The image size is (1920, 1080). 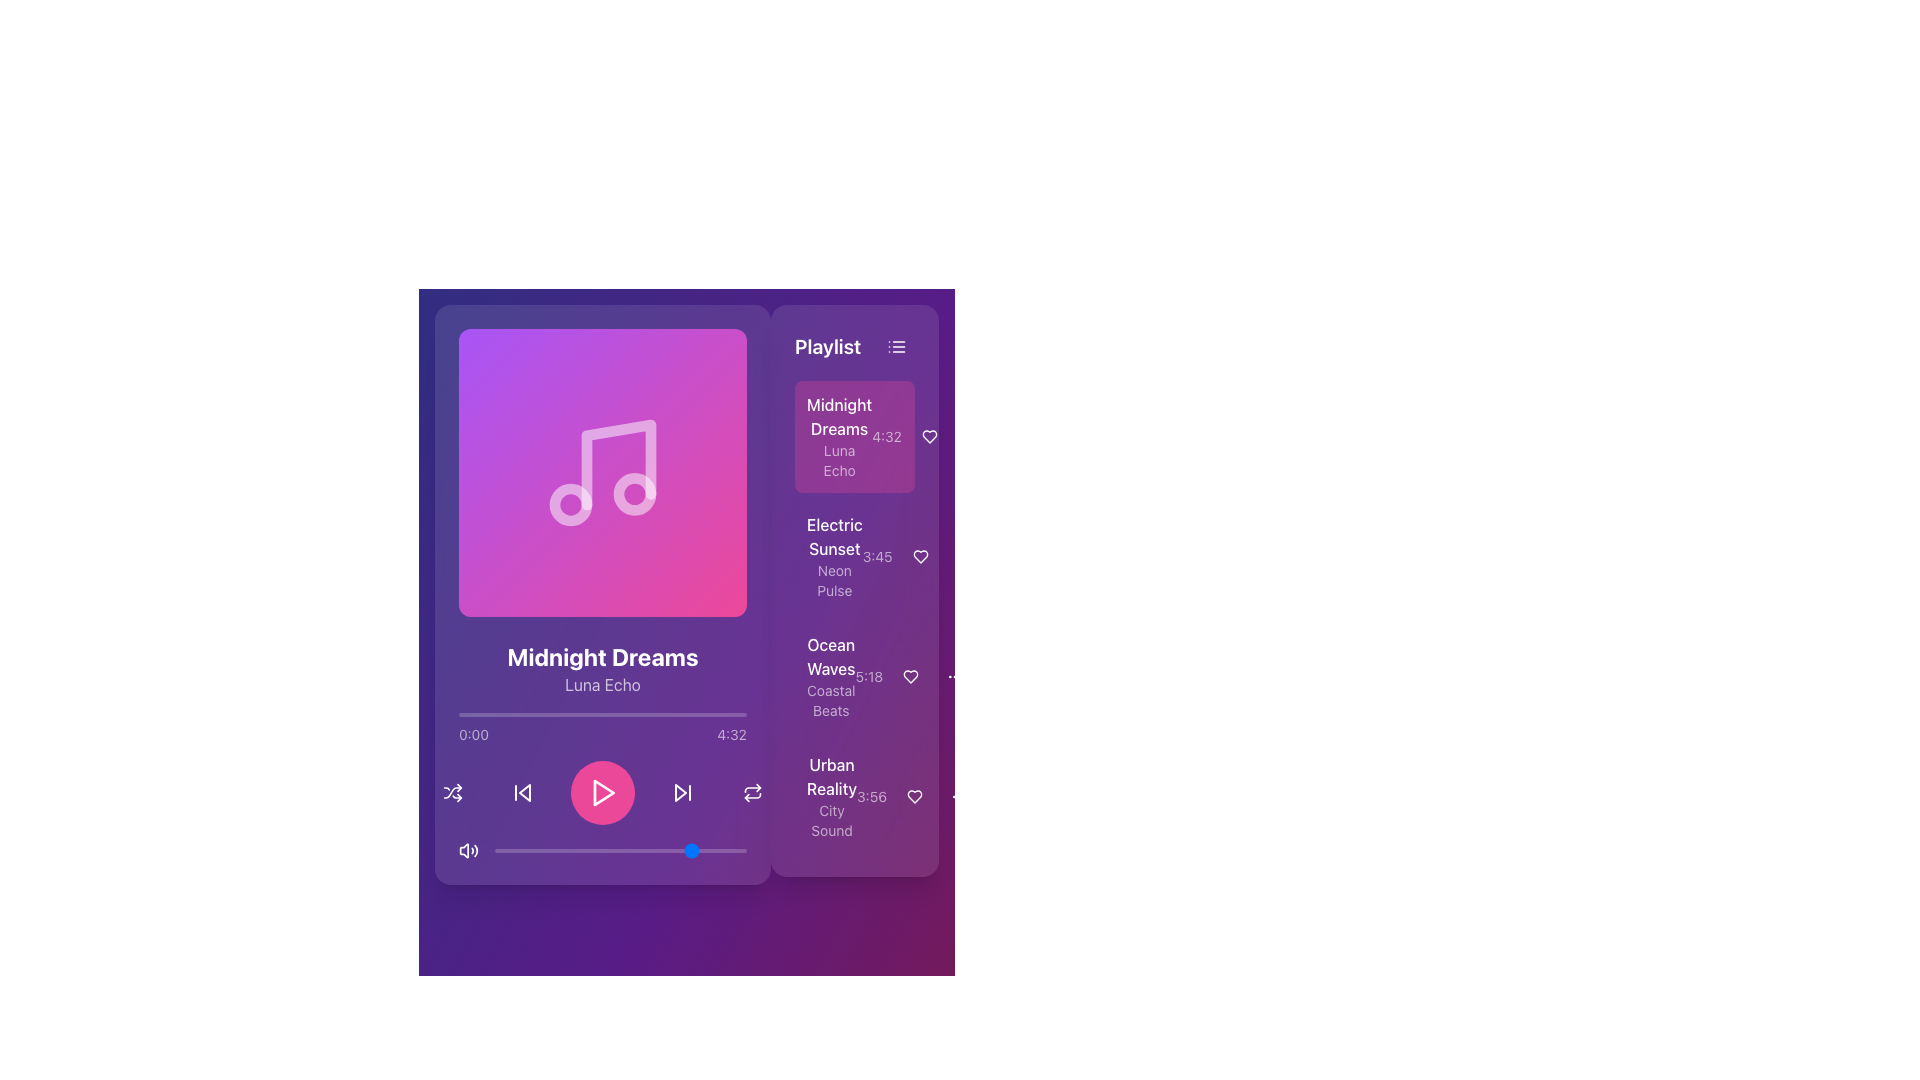 I want to click on the label that identifies the song or playlist entry located in the playlist section, specifically the fourth item in the list below 'Ocean Waves', so click(x=831, y=796).